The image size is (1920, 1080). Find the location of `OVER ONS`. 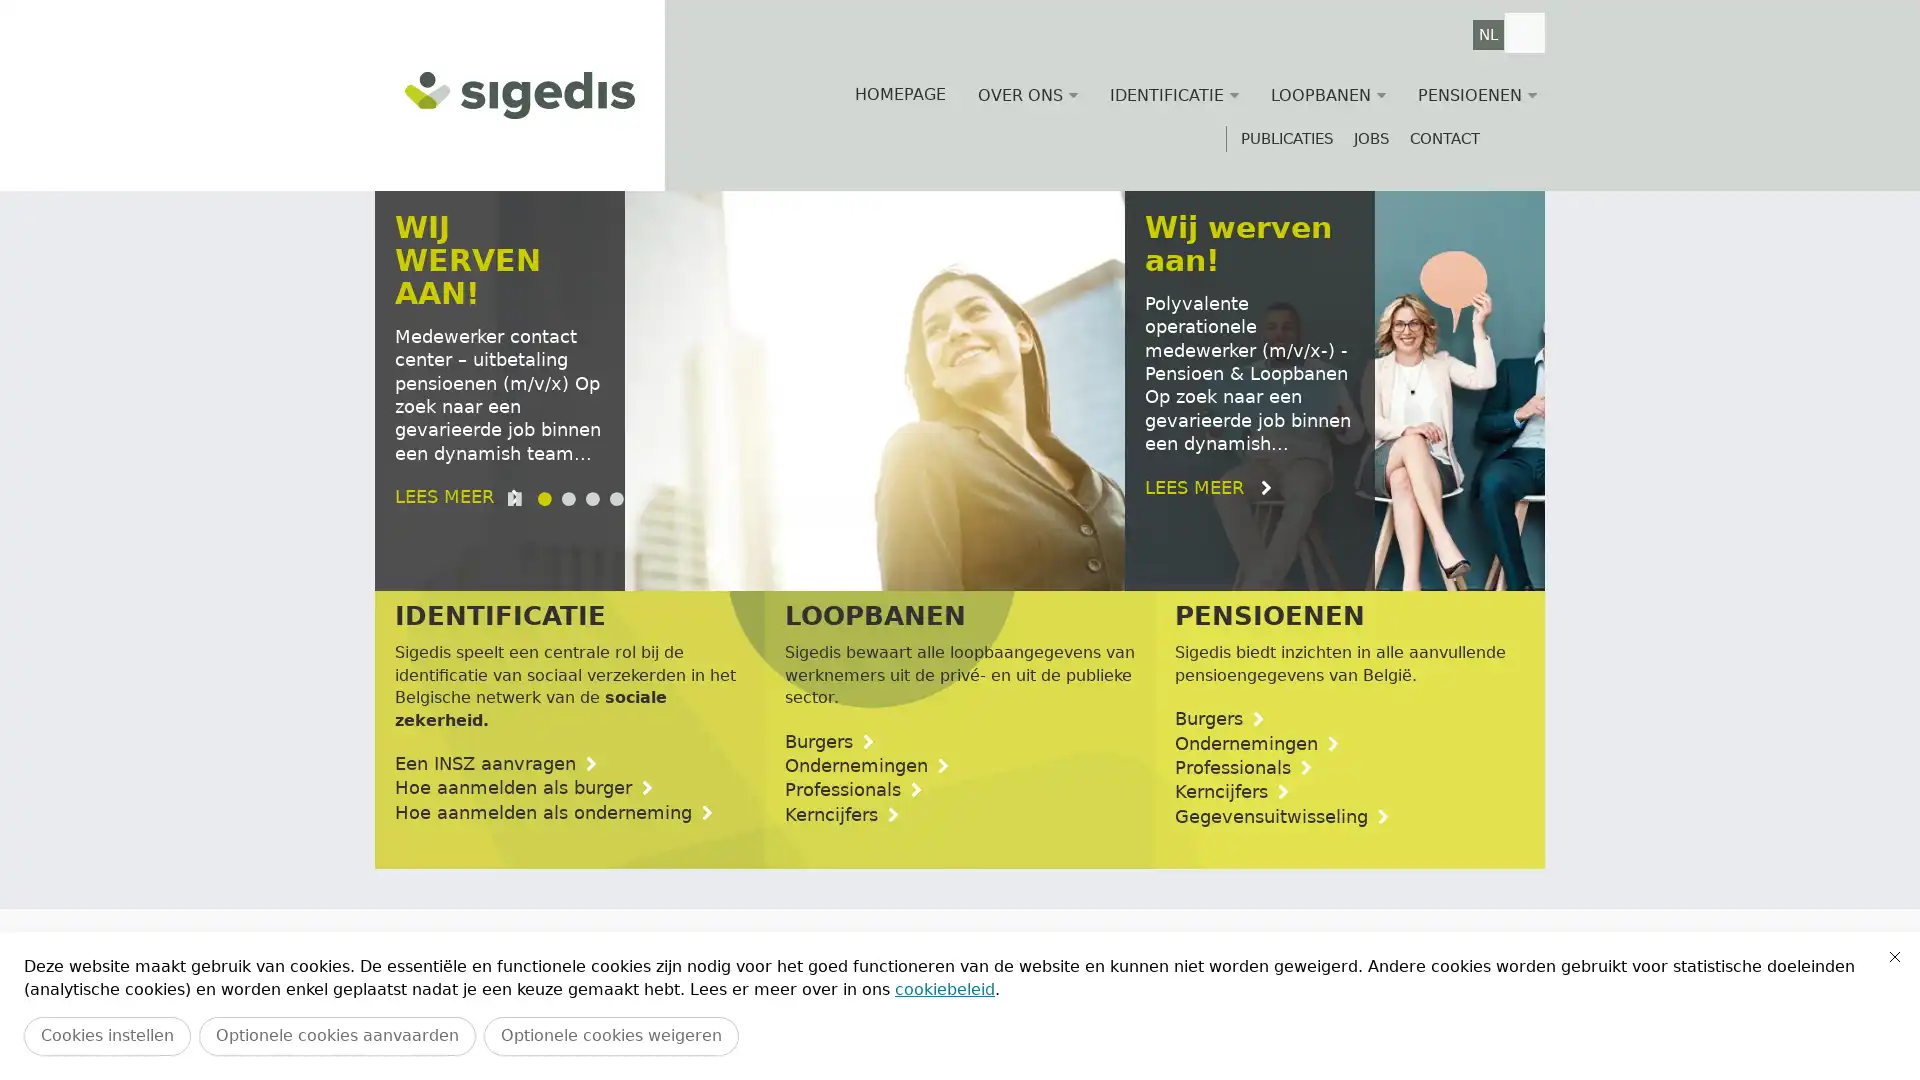

OVER ONS is located at coordinates (1027, 95).